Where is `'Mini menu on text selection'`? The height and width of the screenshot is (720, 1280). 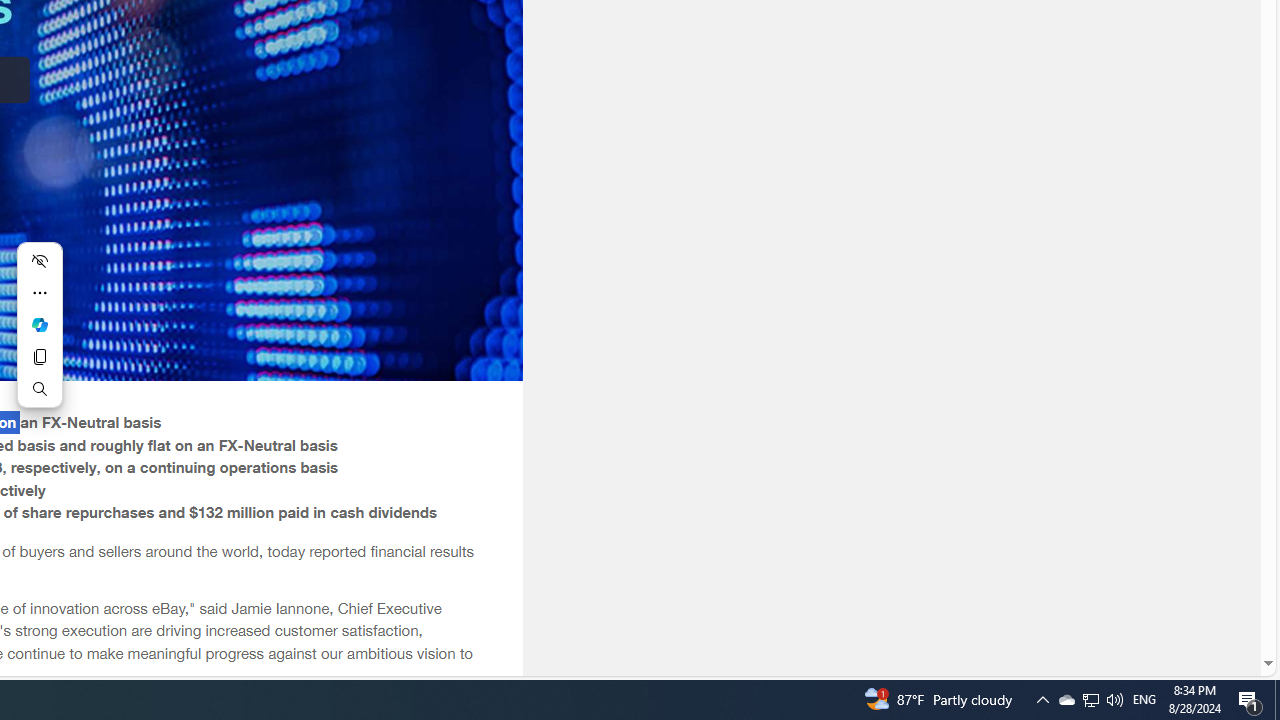 'Mini menu on text selection' is located at coordinates (39, 324).